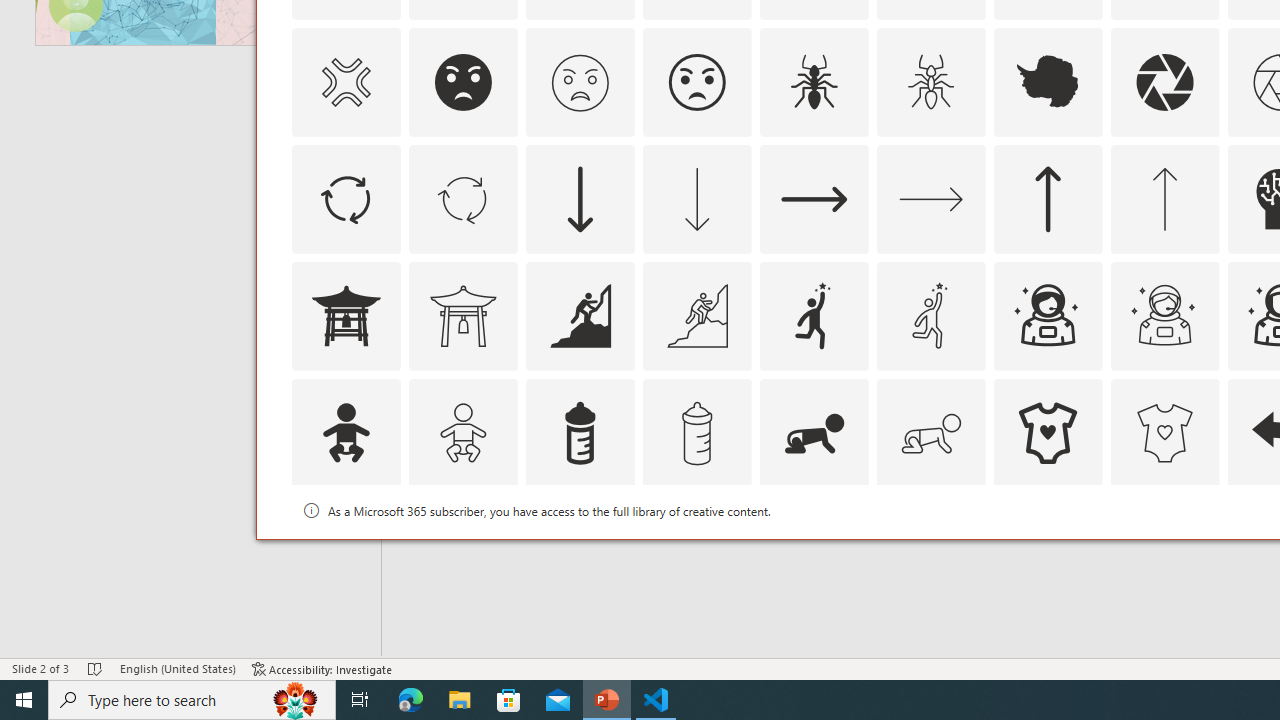  Describe the element at coordinates (1164, 431) in the screenshot. I see `'AutomationID: Icons_BabyOnesie_M'` at that location.